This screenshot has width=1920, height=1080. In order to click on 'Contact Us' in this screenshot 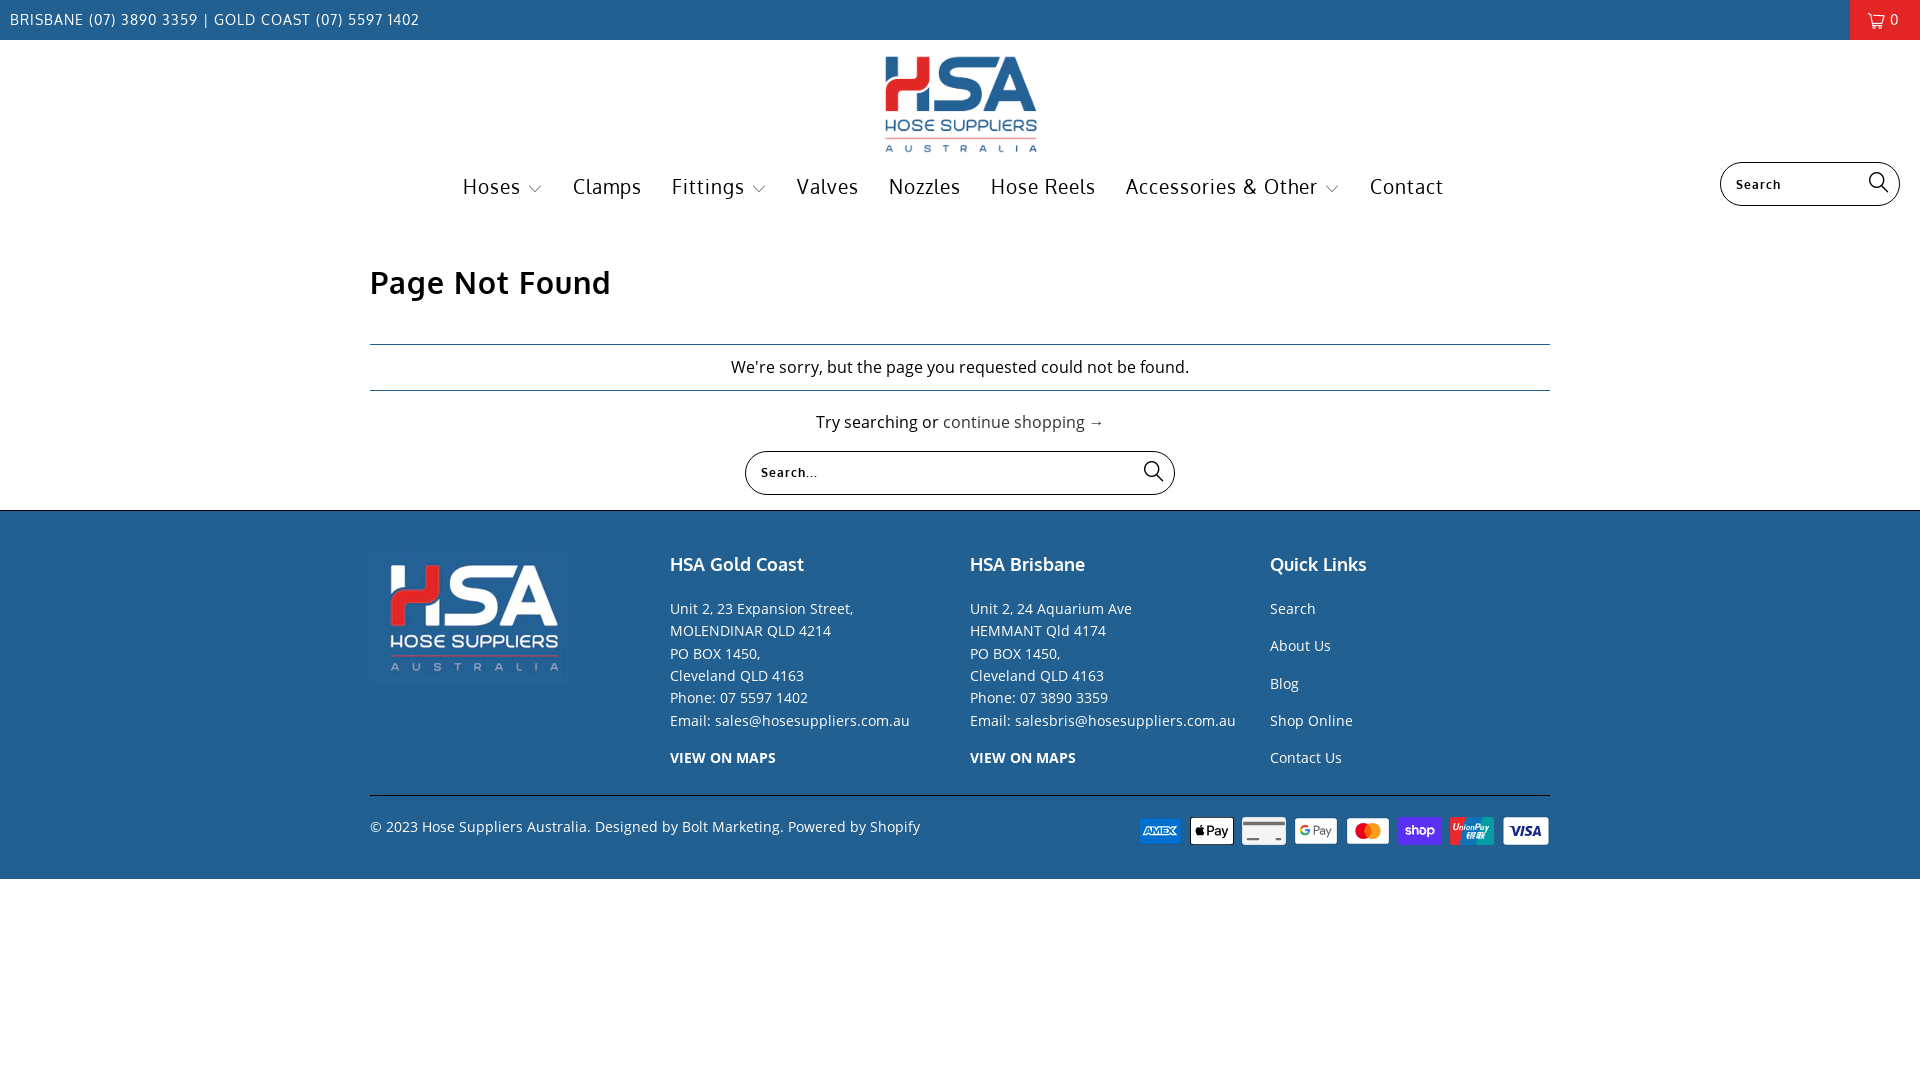, I will do `click(1305, 757)`.